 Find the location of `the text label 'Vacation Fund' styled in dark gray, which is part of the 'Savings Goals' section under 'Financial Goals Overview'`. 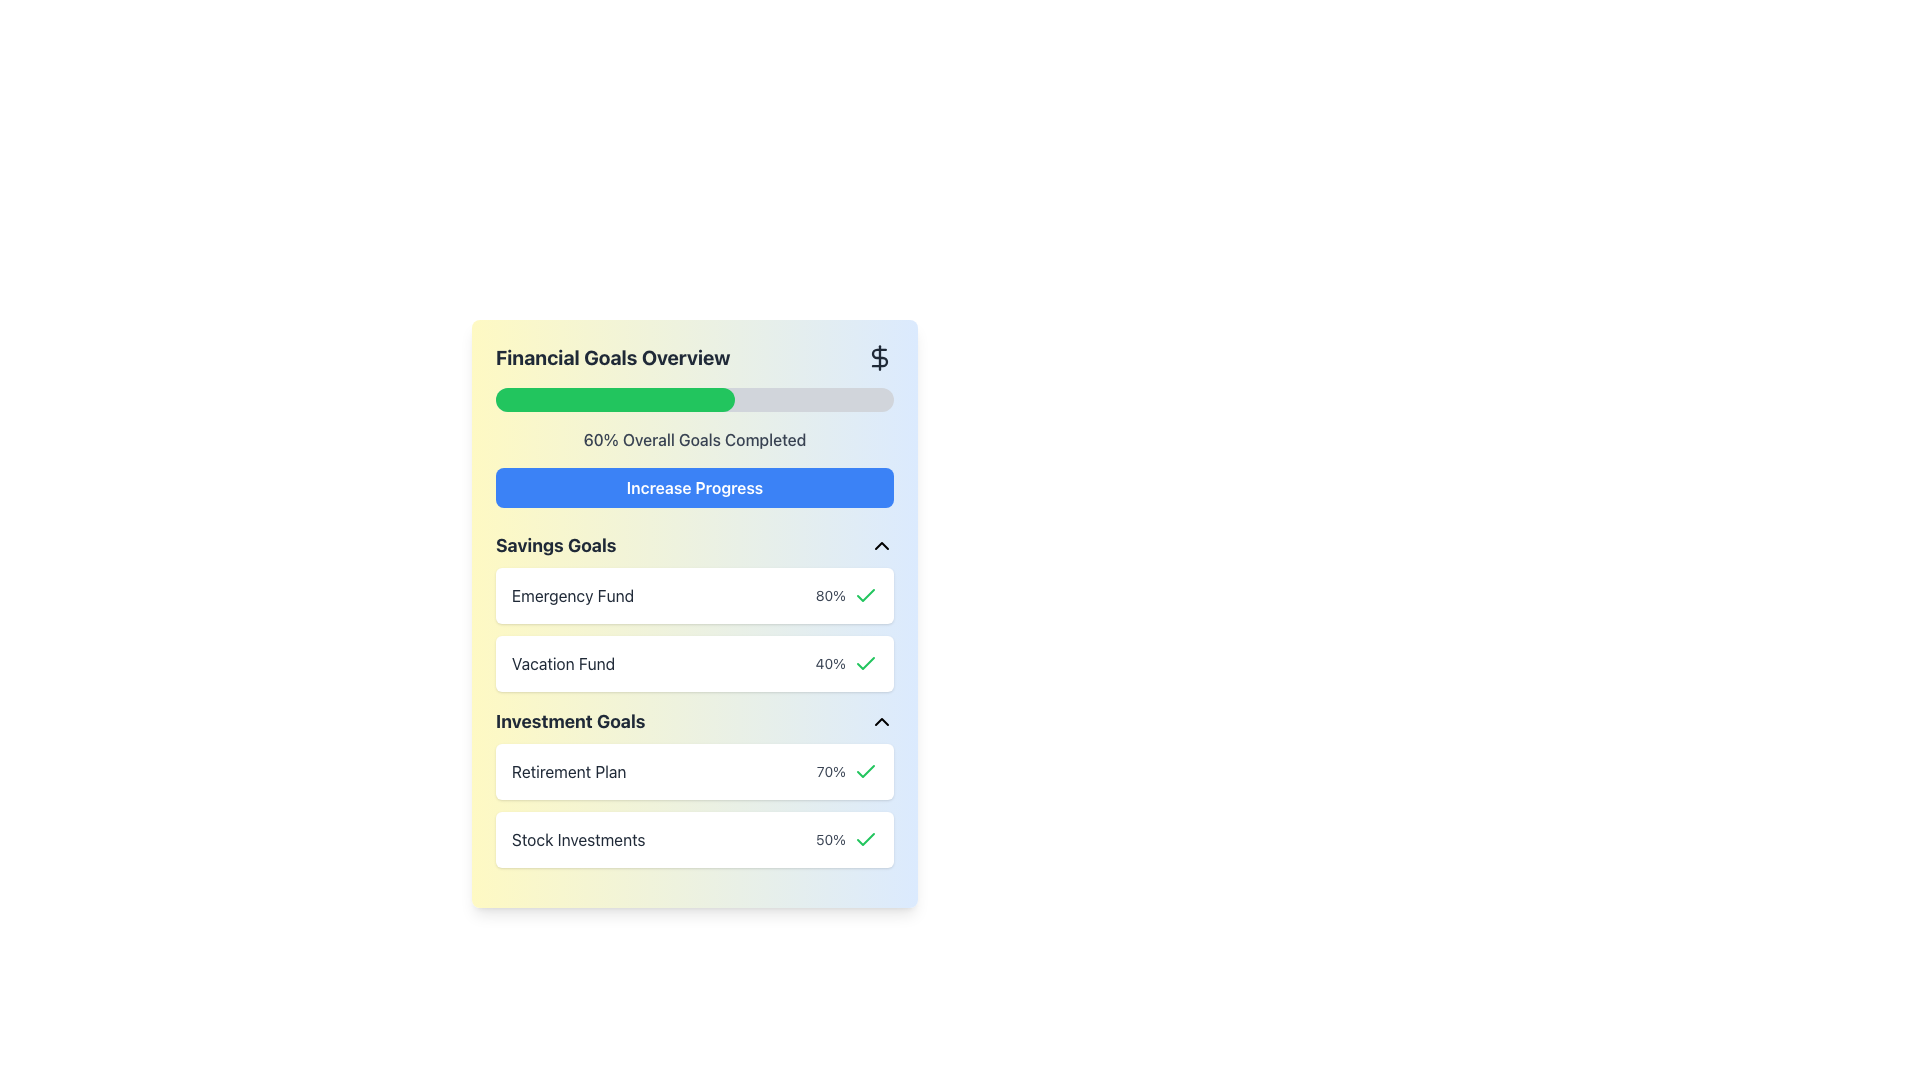

the text label 'Vacation Fund' styled in dark gray, which is part of the 'Savings Goals' section under 'Financial Goals Overview' is located at coordinates (562, 663).